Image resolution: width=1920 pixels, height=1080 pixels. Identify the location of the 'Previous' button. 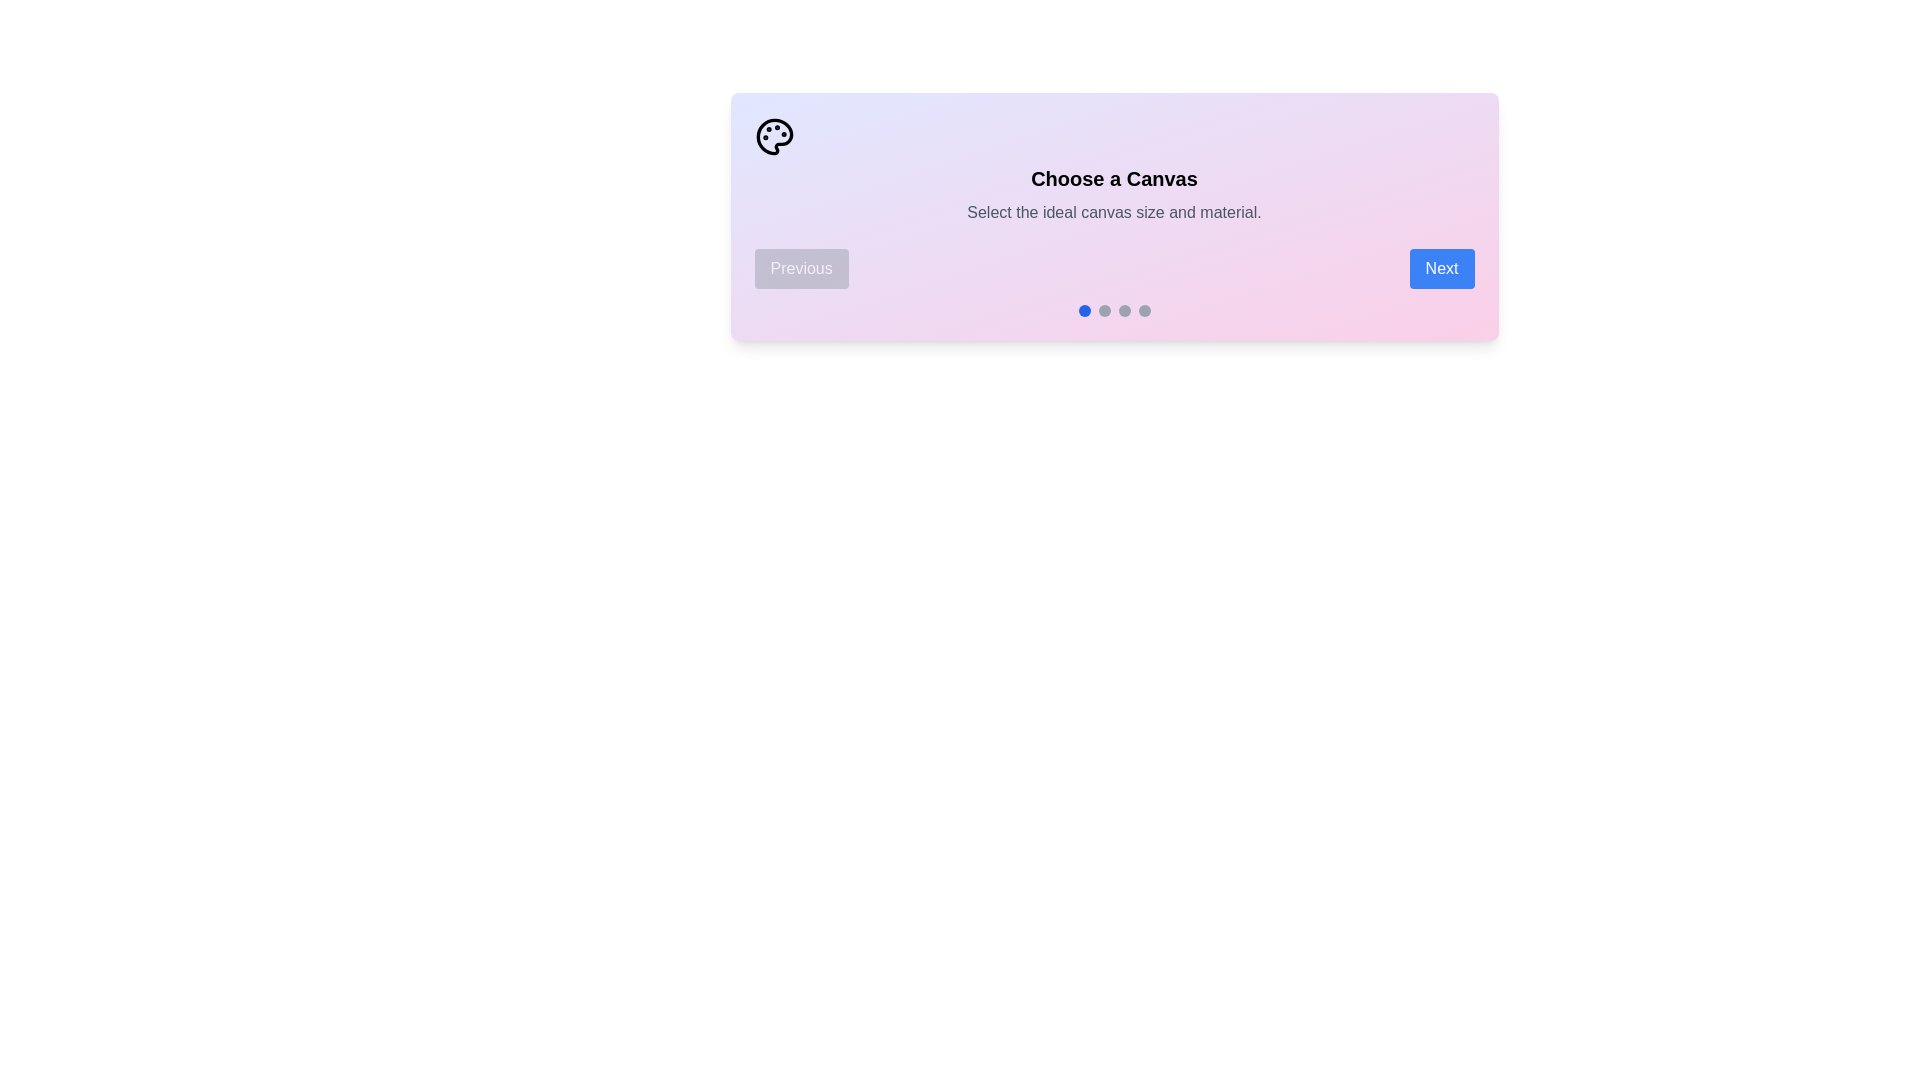
(801, 268).